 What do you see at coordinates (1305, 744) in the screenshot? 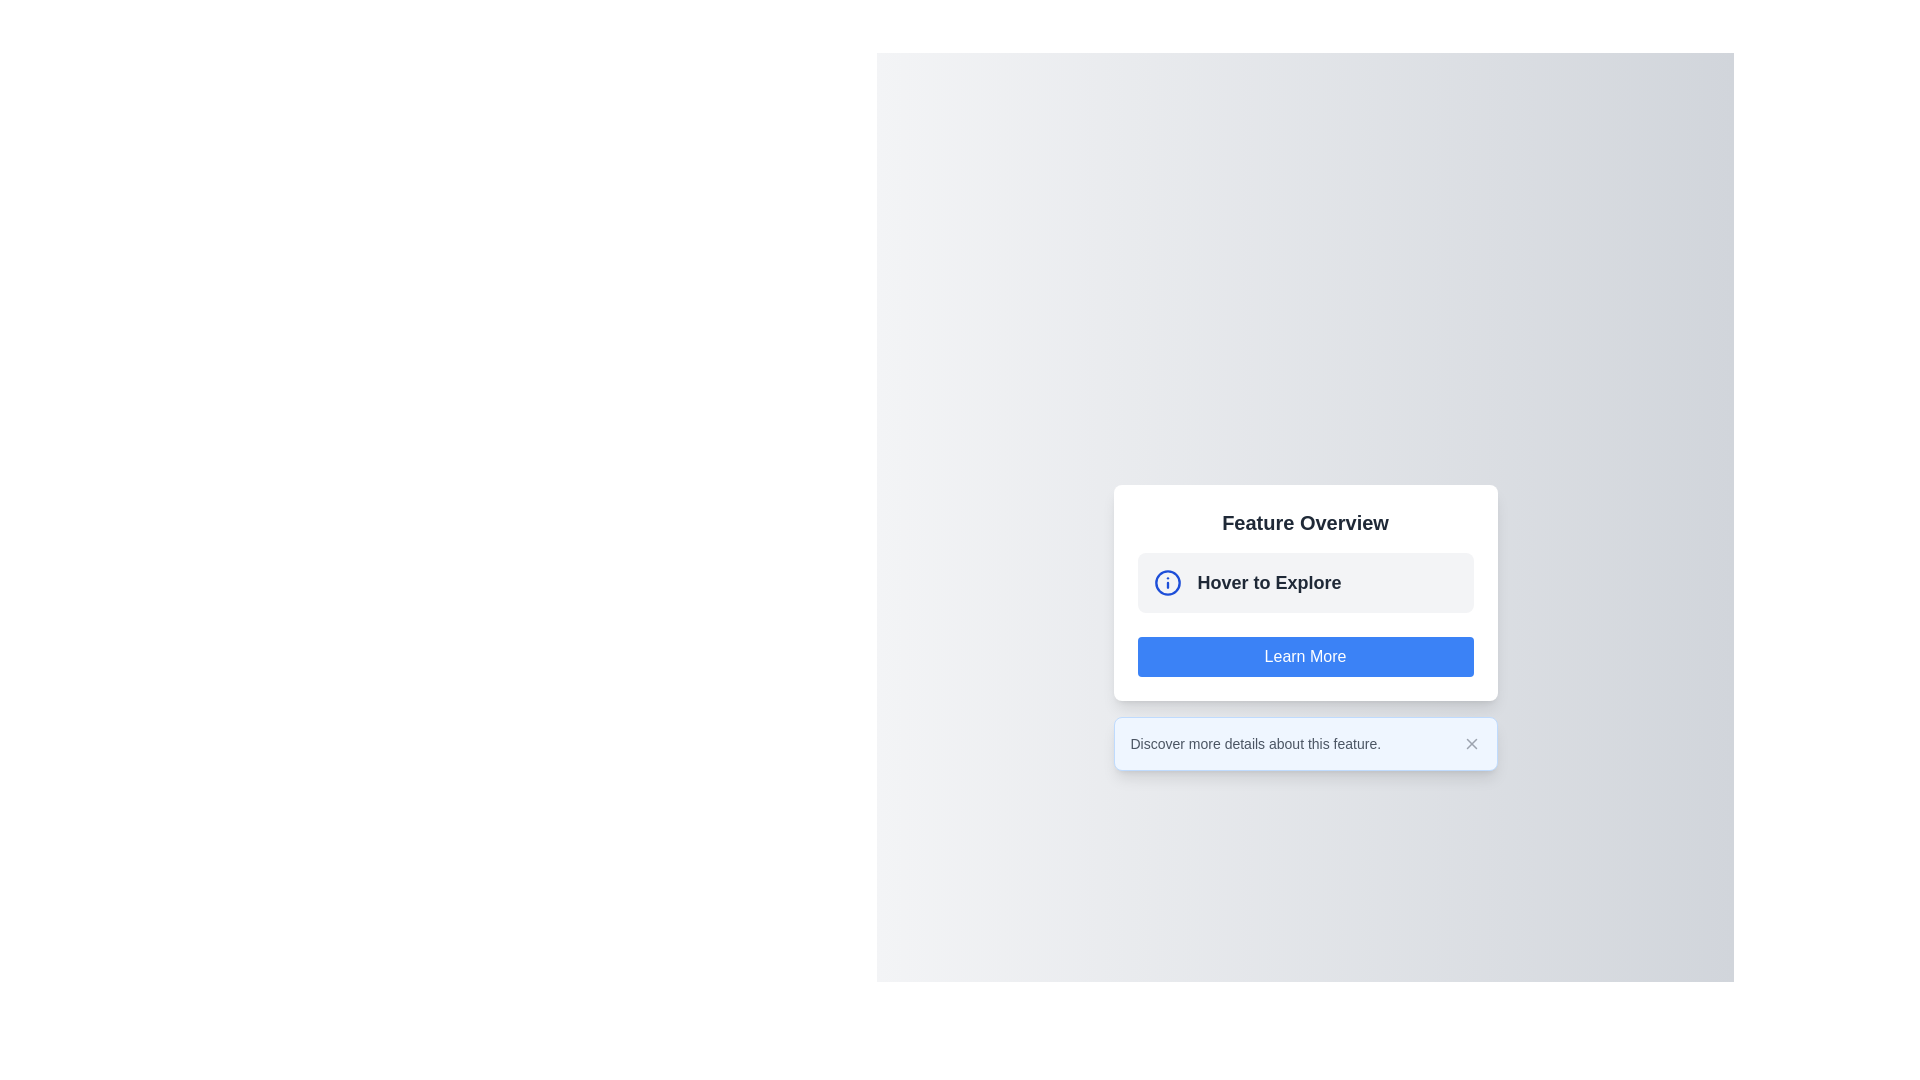
I see `informational text from the Interactive Label with Close Icon that states 'Discover more details about this feature.'` at bounding box center [1305, 744].